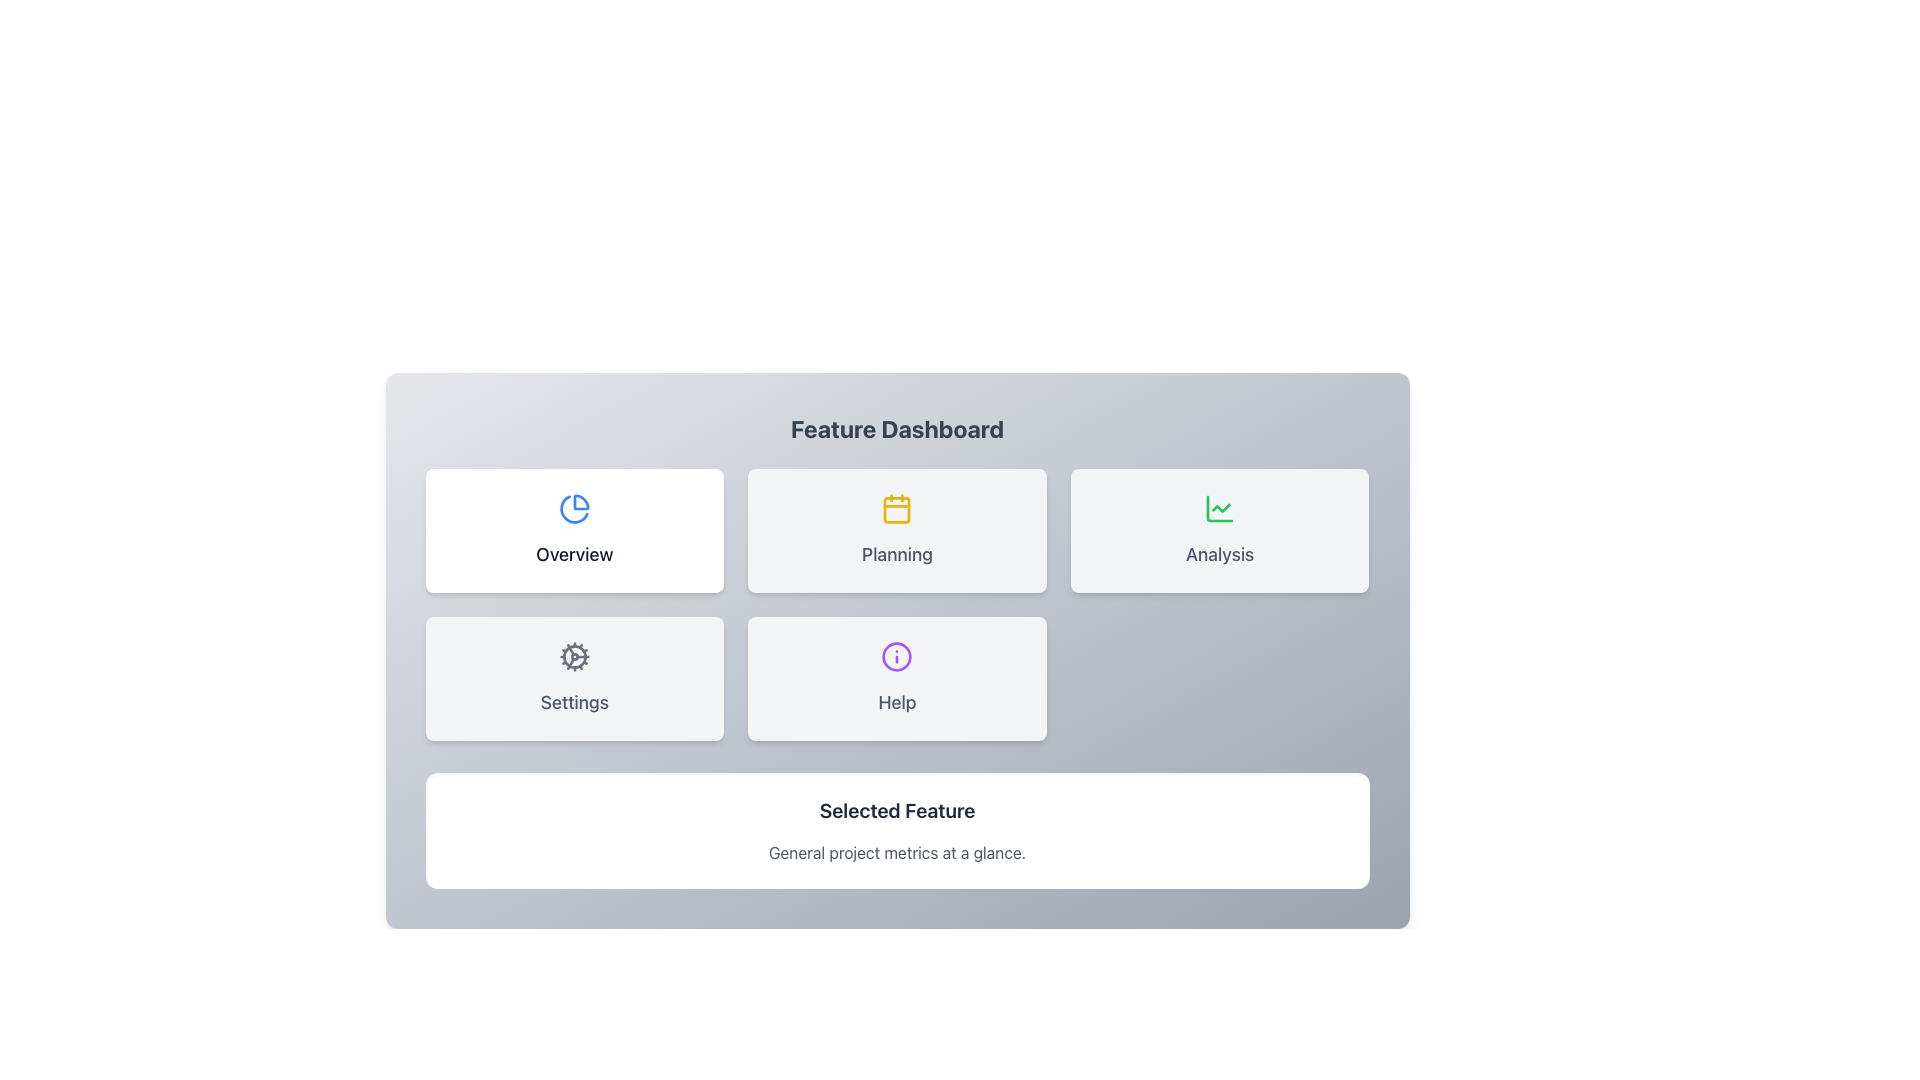 This screenshot has height=1080, width=1920. What do you see at coordinates (573, 530) in the screenshot?
I see `the first card in the grid, which has a white background, rounded corners, a blue pie chart icon at the top-center, and the text 'Overview' below it` at bounding box center [573, 530].